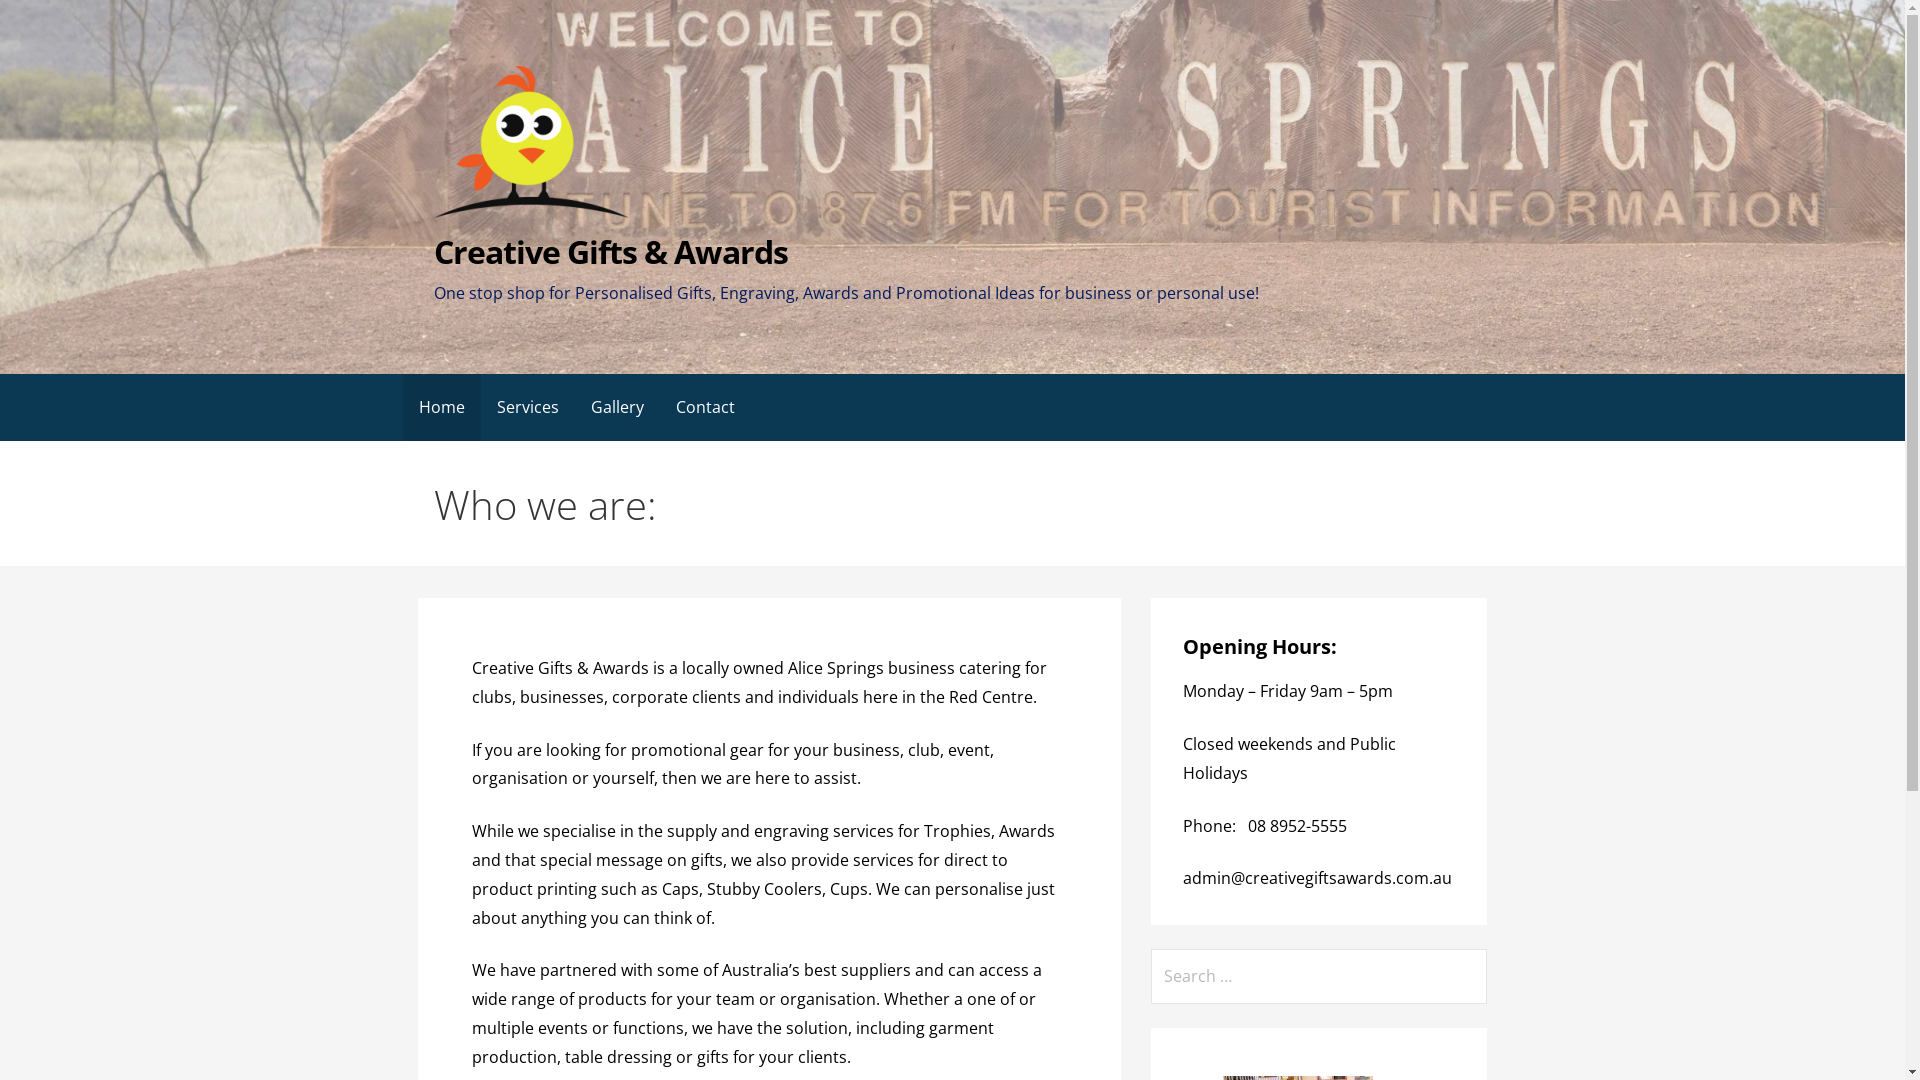 This screenshot has width=1920, height=1080. What do you see at coordinates (615, 406) in the screenshot?
I see `'Gallery'` at bounding box center [615, 406].